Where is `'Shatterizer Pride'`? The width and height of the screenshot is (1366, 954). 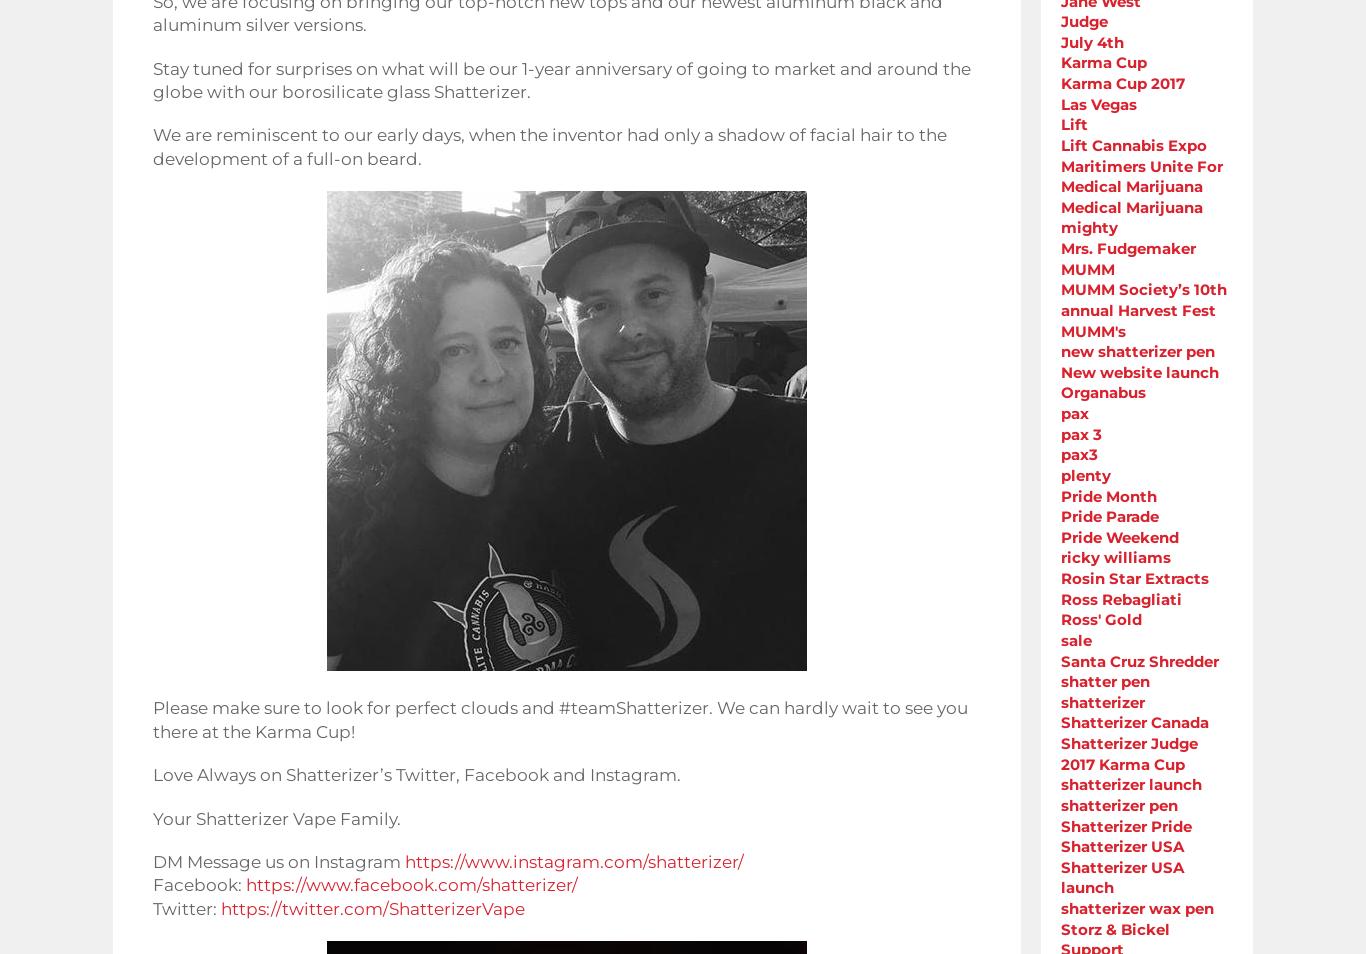
'Shatterizer Pride' is located at coordinates (1125, 825).